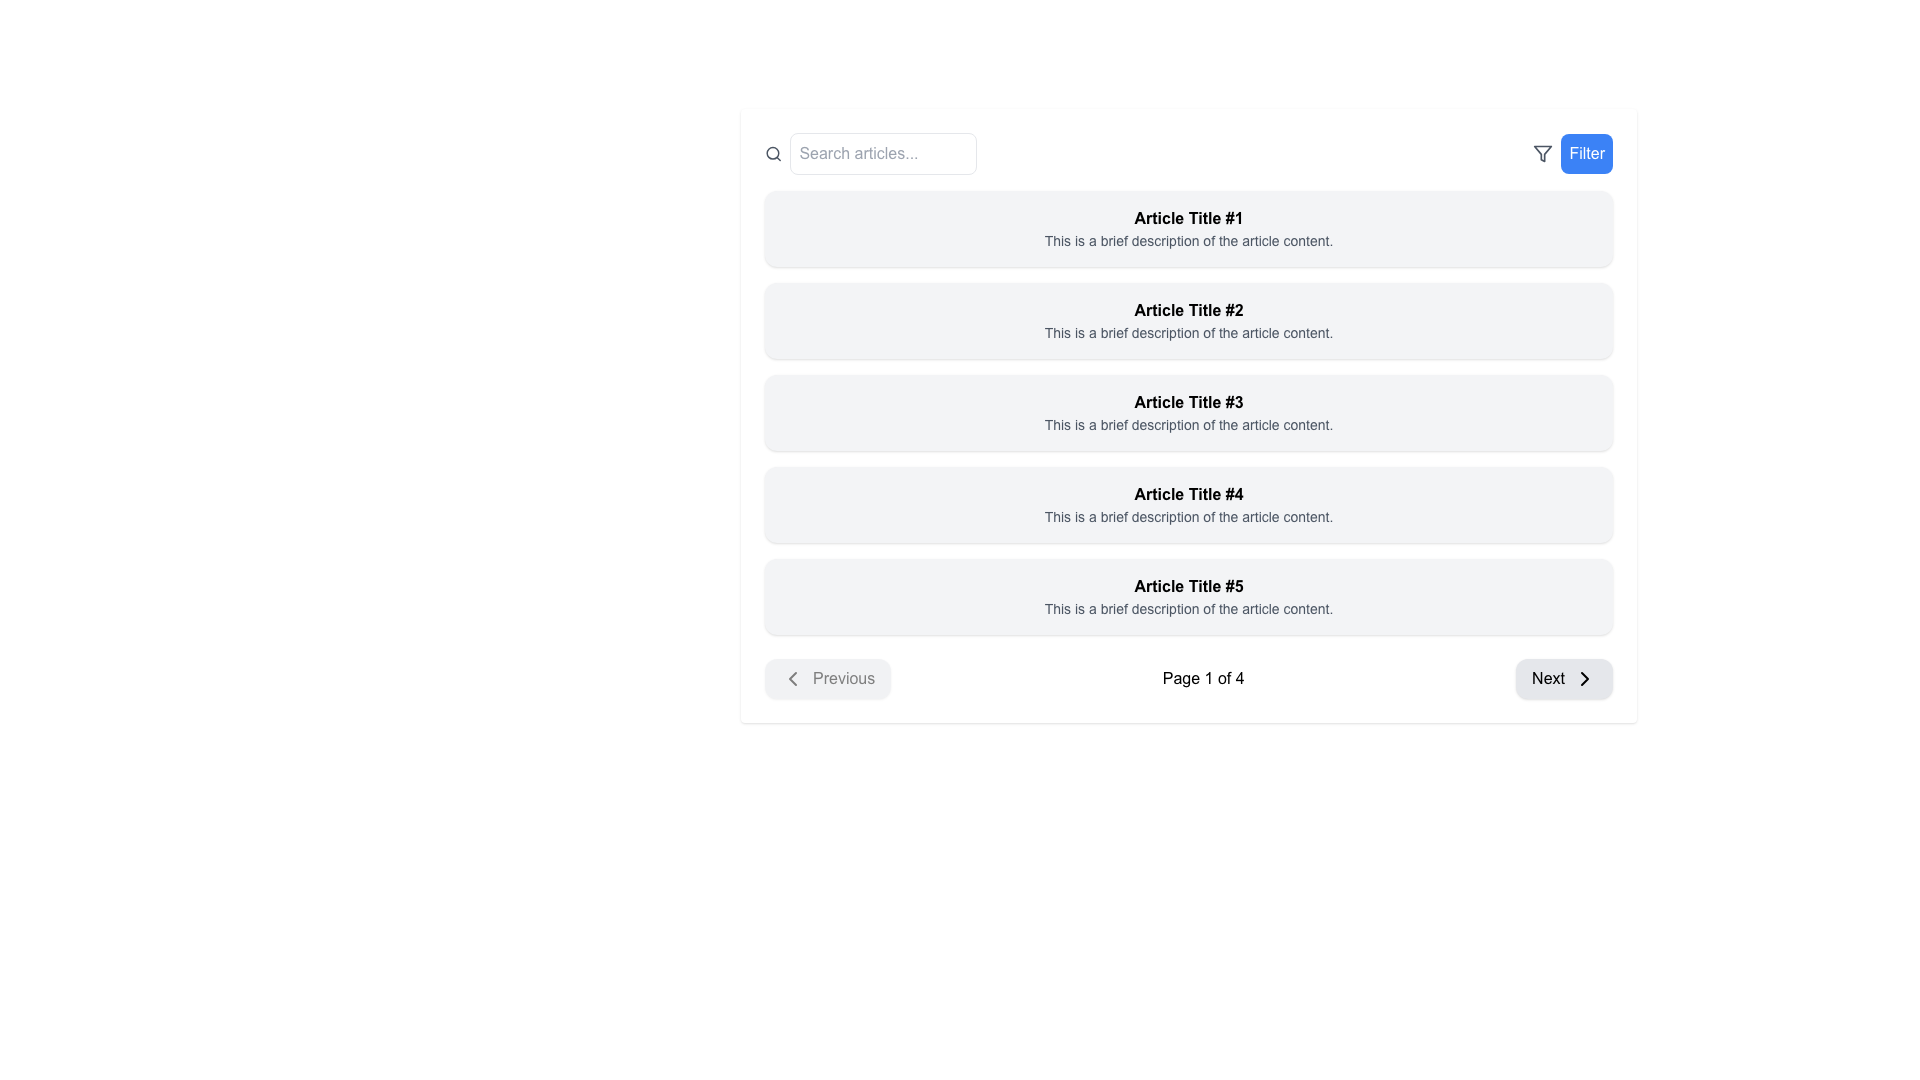  What do you see at coordinates (791, 677) in the screenshot?
I see `the 'Previous' button which contains the left-pointing chevron arrow icon located in the bottom-left corner of the interface` at bounding box center [791, 677].